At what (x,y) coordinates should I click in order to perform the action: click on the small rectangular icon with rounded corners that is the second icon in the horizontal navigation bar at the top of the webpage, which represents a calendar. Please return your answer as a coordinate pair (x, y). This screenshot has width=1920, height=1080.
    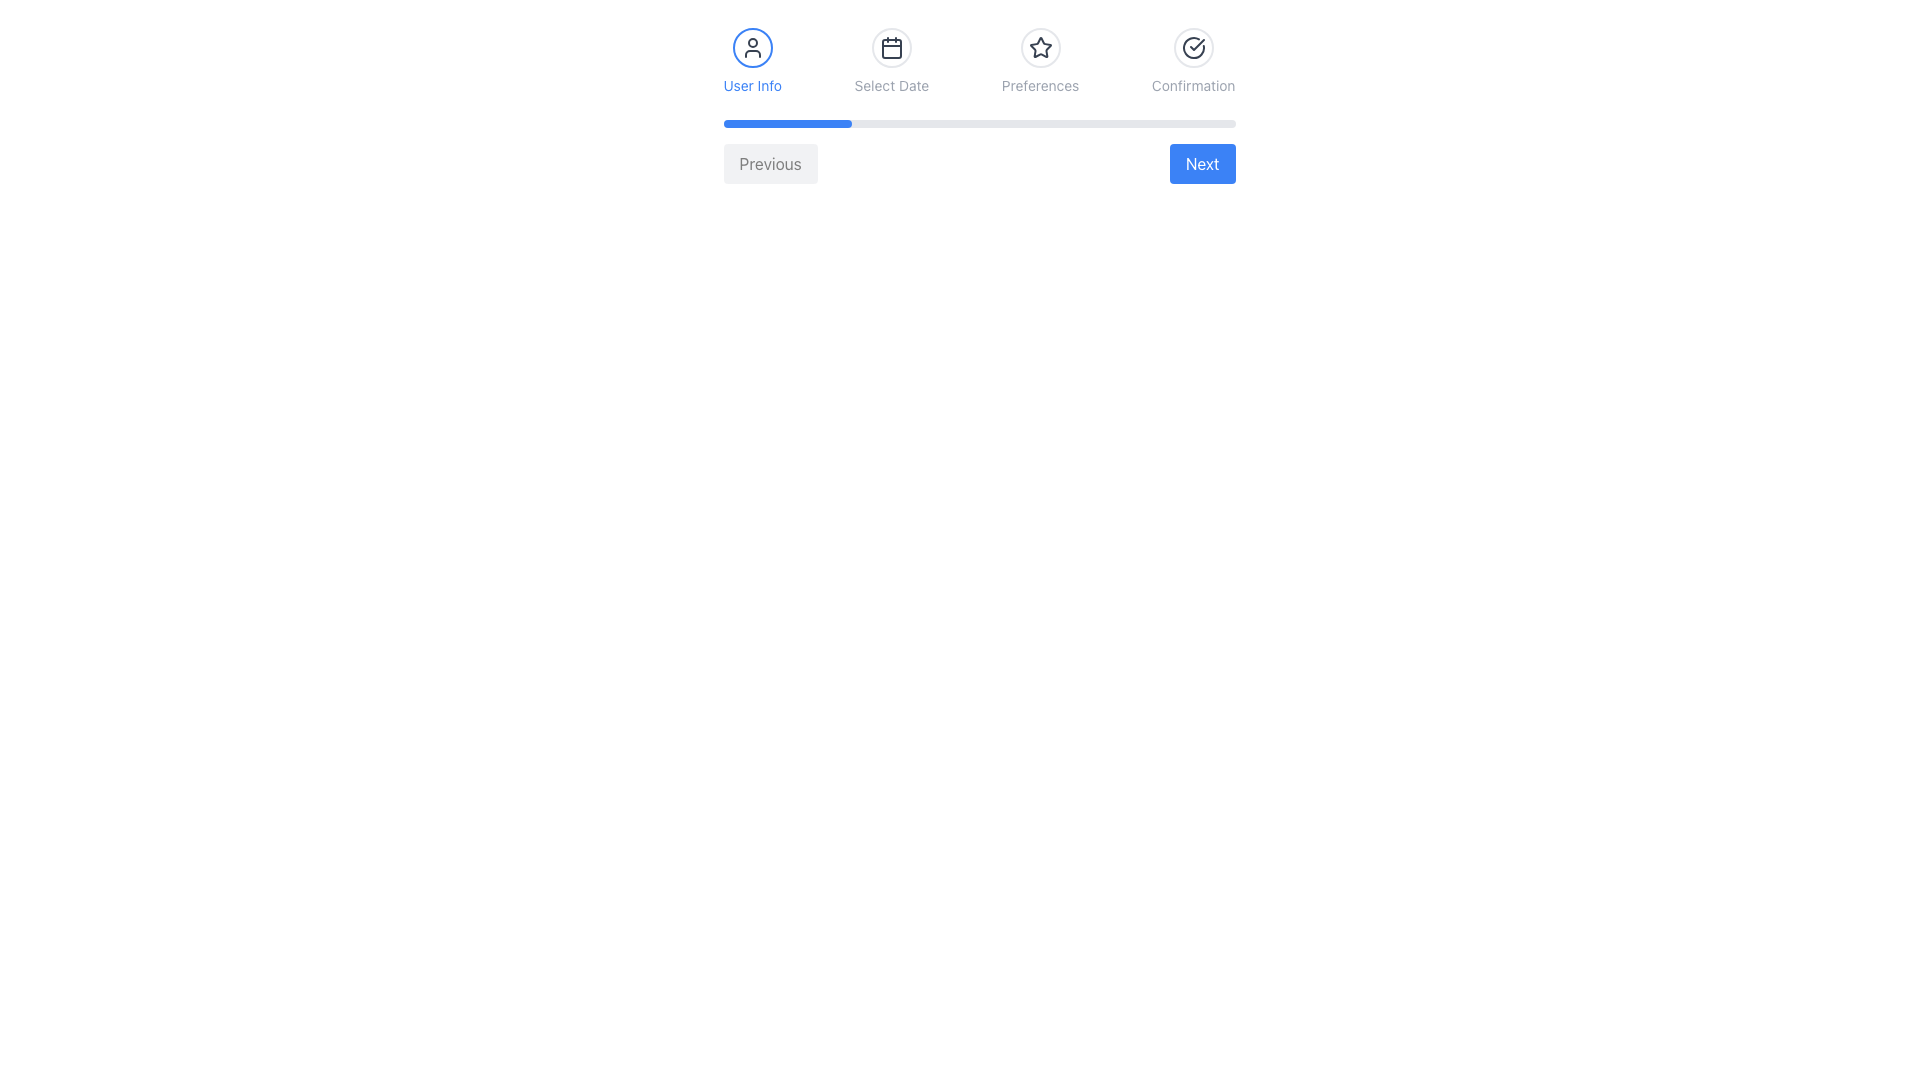
    Looking at the image, I should click on (890, 48).